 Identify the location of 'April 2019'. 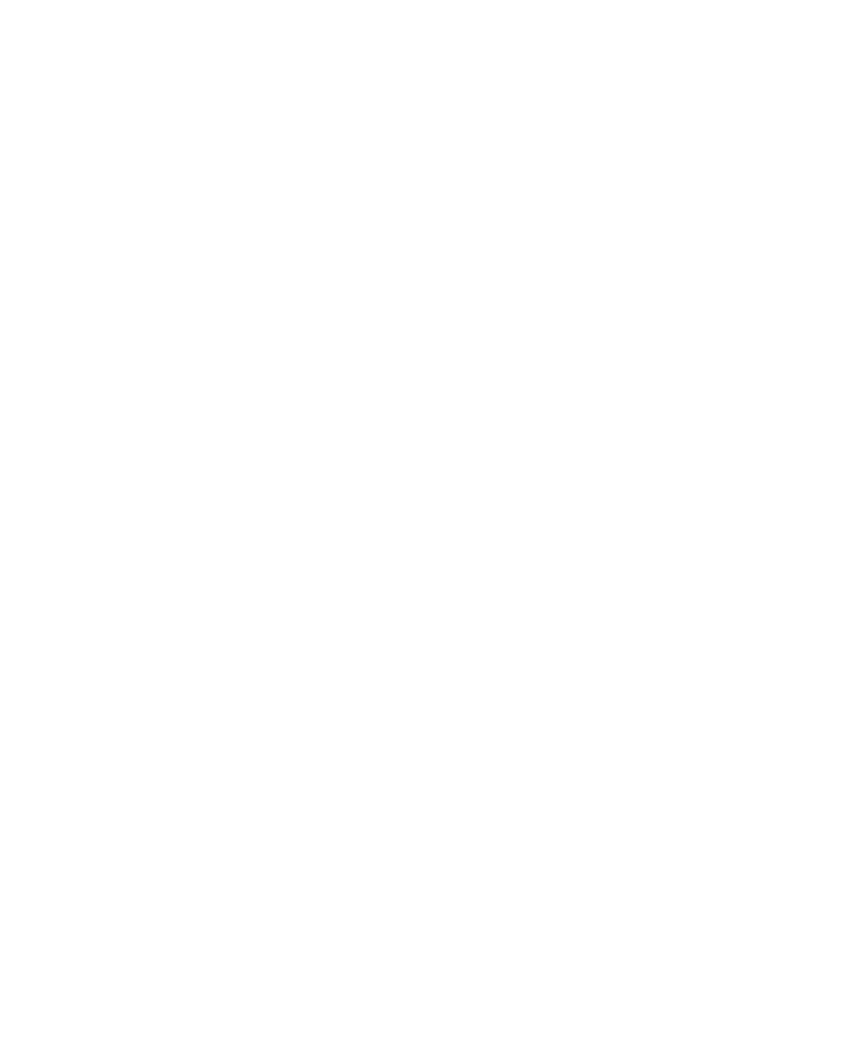
(89, 549).